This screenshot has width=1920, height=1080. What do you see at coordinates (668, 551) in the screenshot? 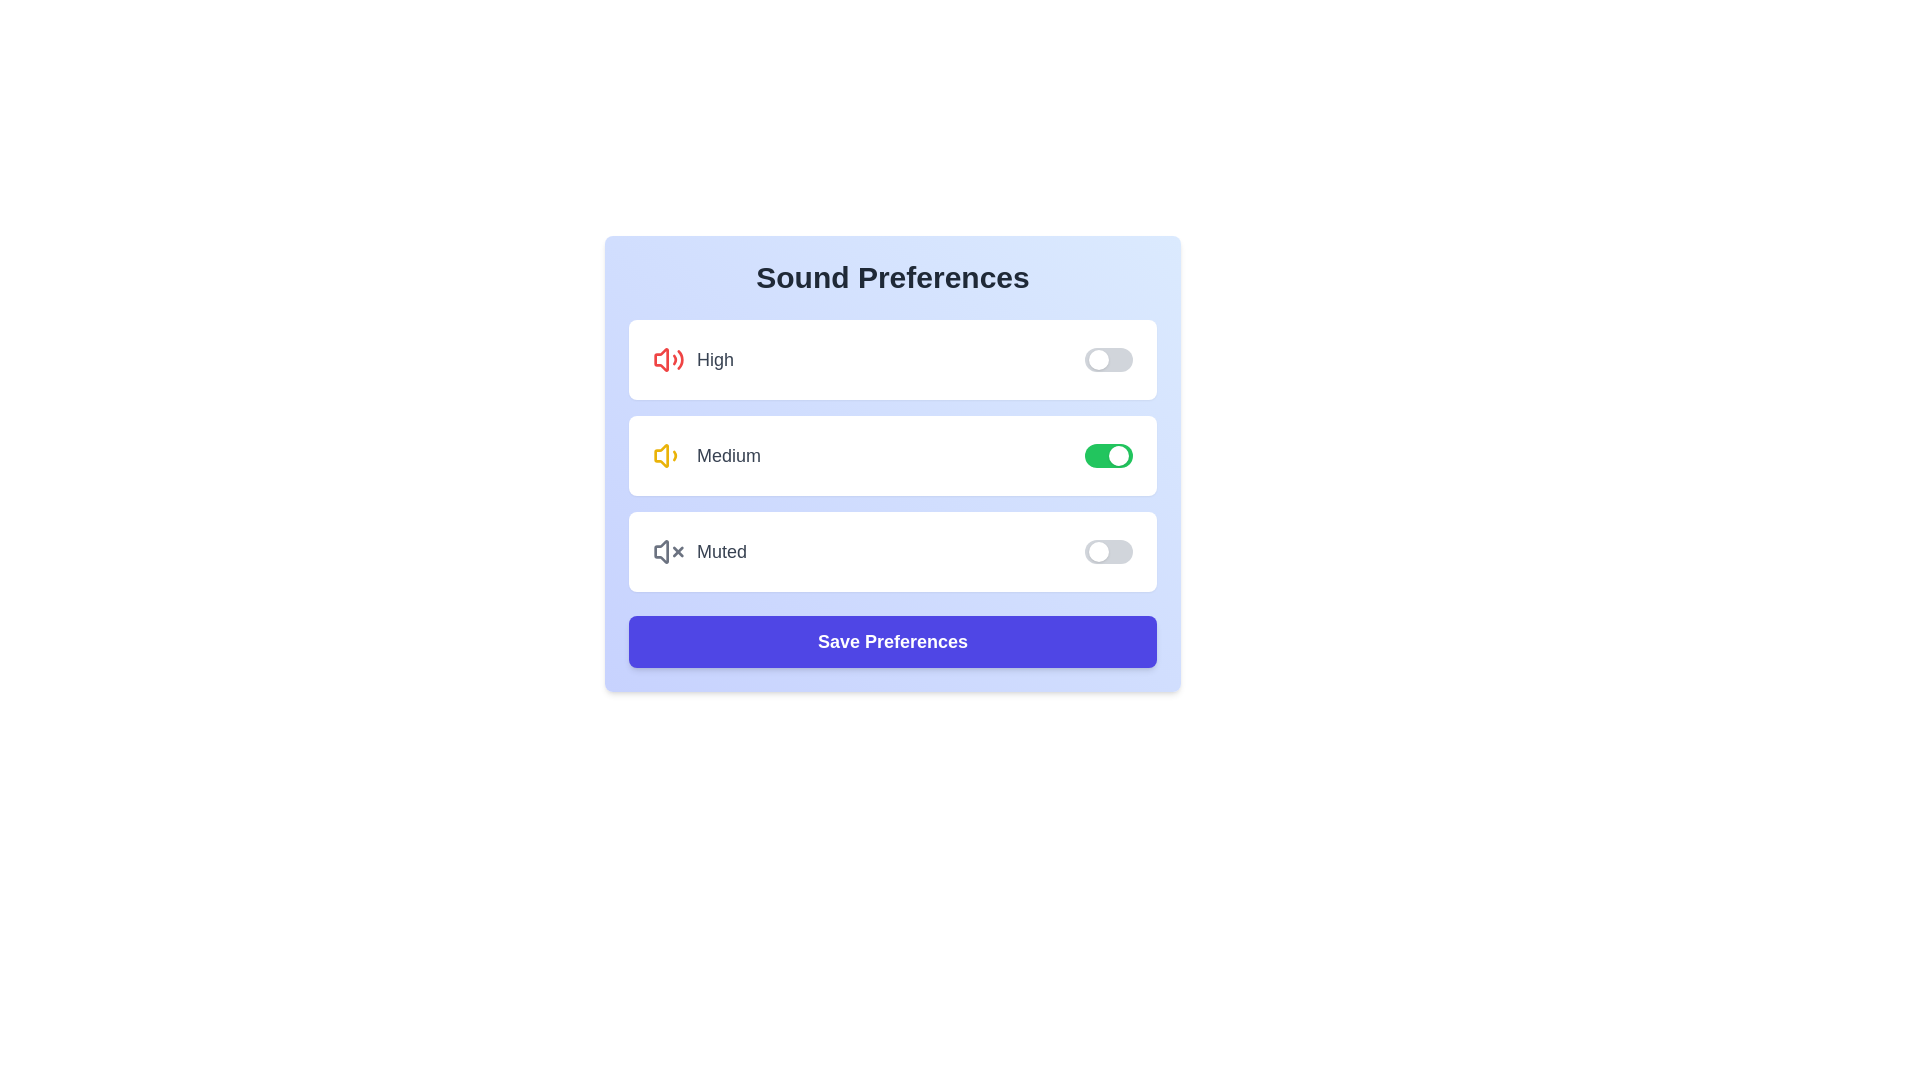
I see `the sound level icon for Muted` at bounding box center [668, 551].